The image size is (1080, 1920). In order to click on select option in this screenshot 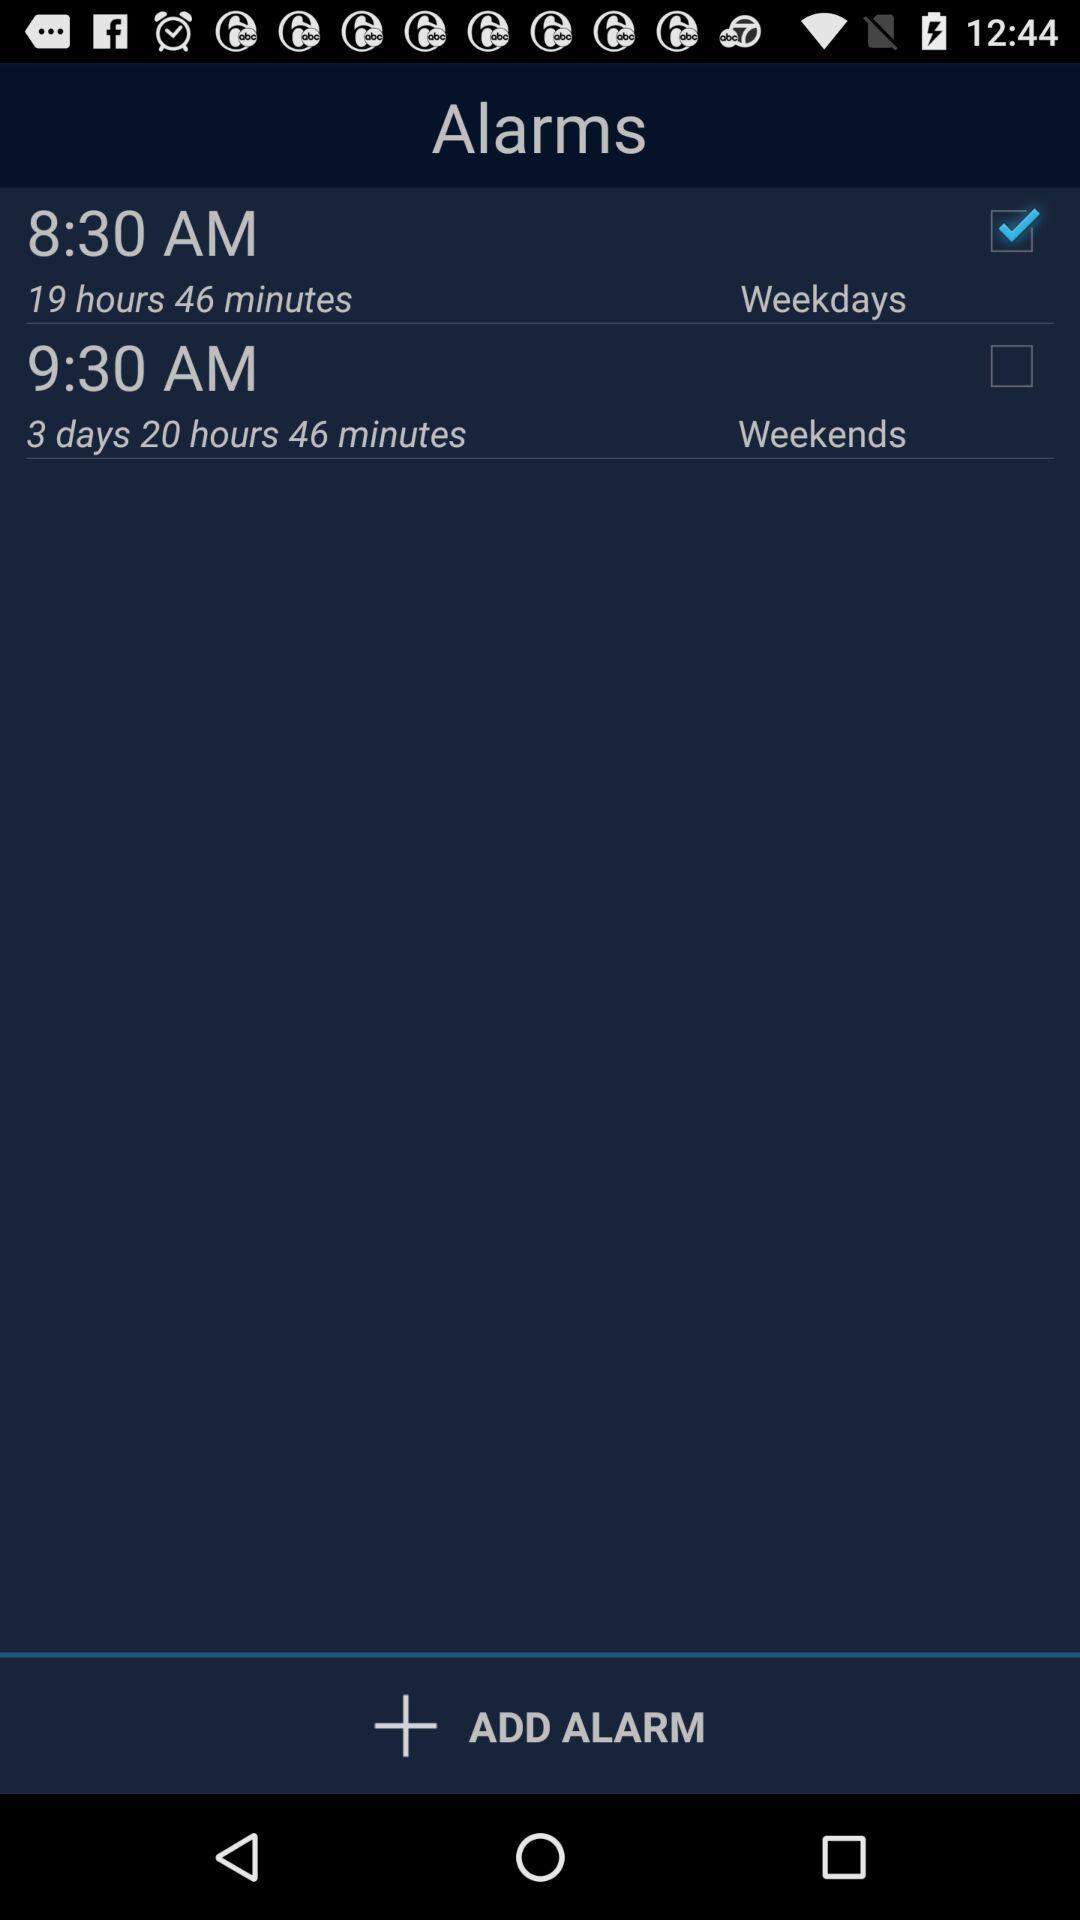, I will do `click(1011, 230)`.